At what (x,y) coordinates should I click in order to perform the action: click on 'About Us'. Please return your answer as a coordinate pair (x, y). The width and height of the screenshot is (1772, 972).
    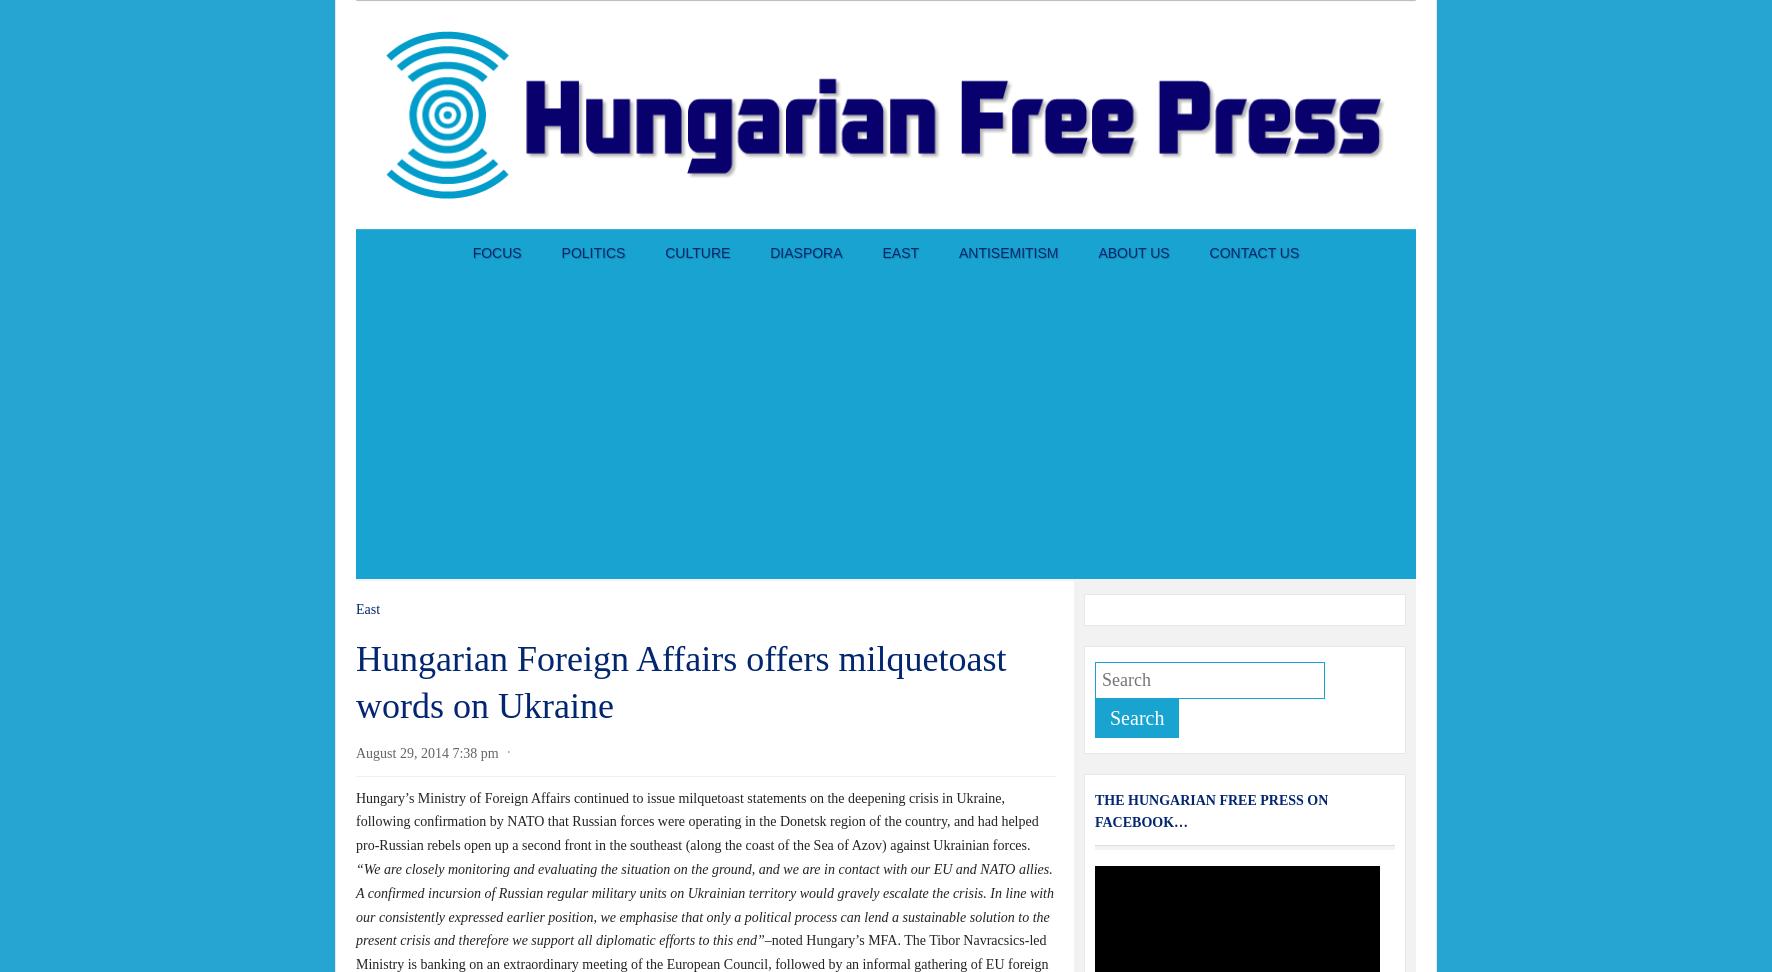
    Looking at the image, I should click on (1097, 253).